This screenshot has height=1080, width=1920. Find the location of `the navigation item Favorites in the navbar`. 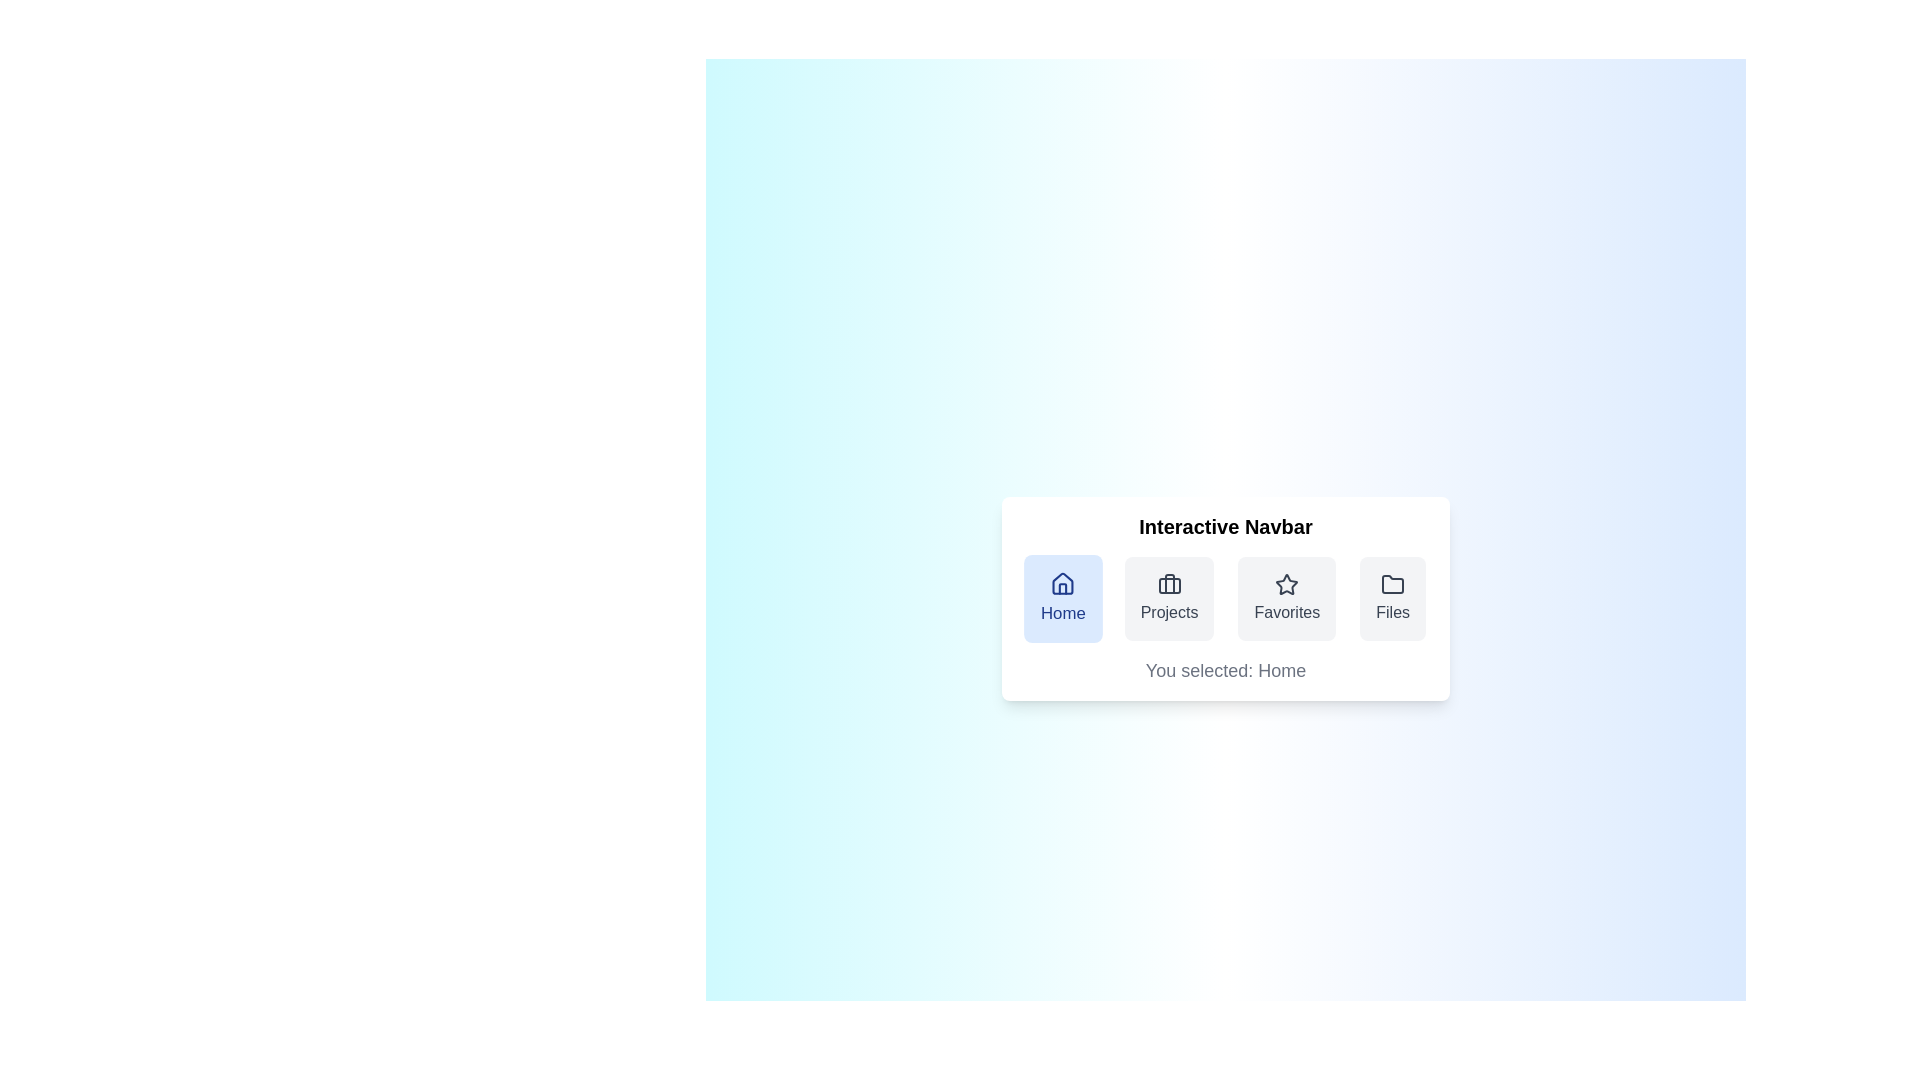

the navigation item Favorites in the navbar is located at coordinates (1287, 597).